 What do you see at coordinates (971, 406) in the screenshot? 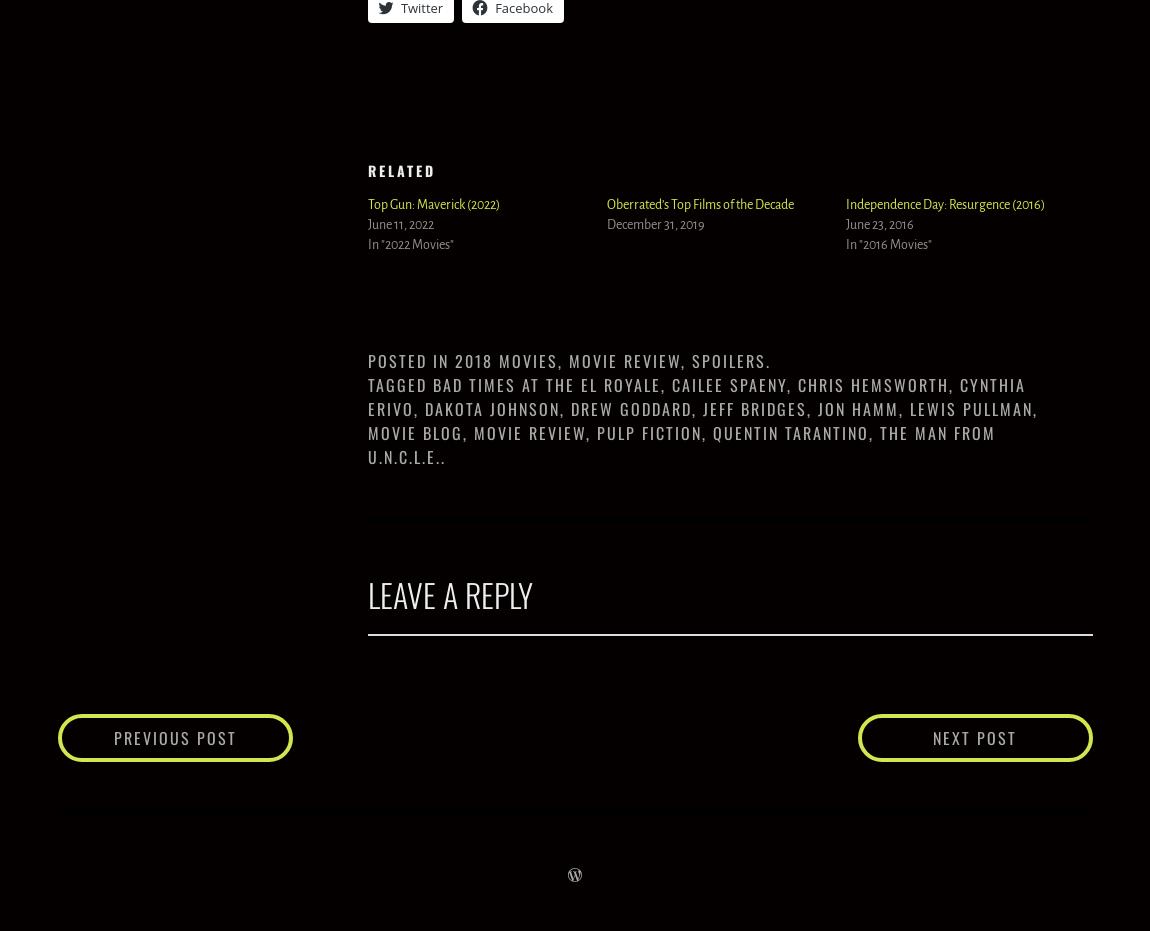
I see `'Lewis Pullman'` at bounding box center [971, 406].